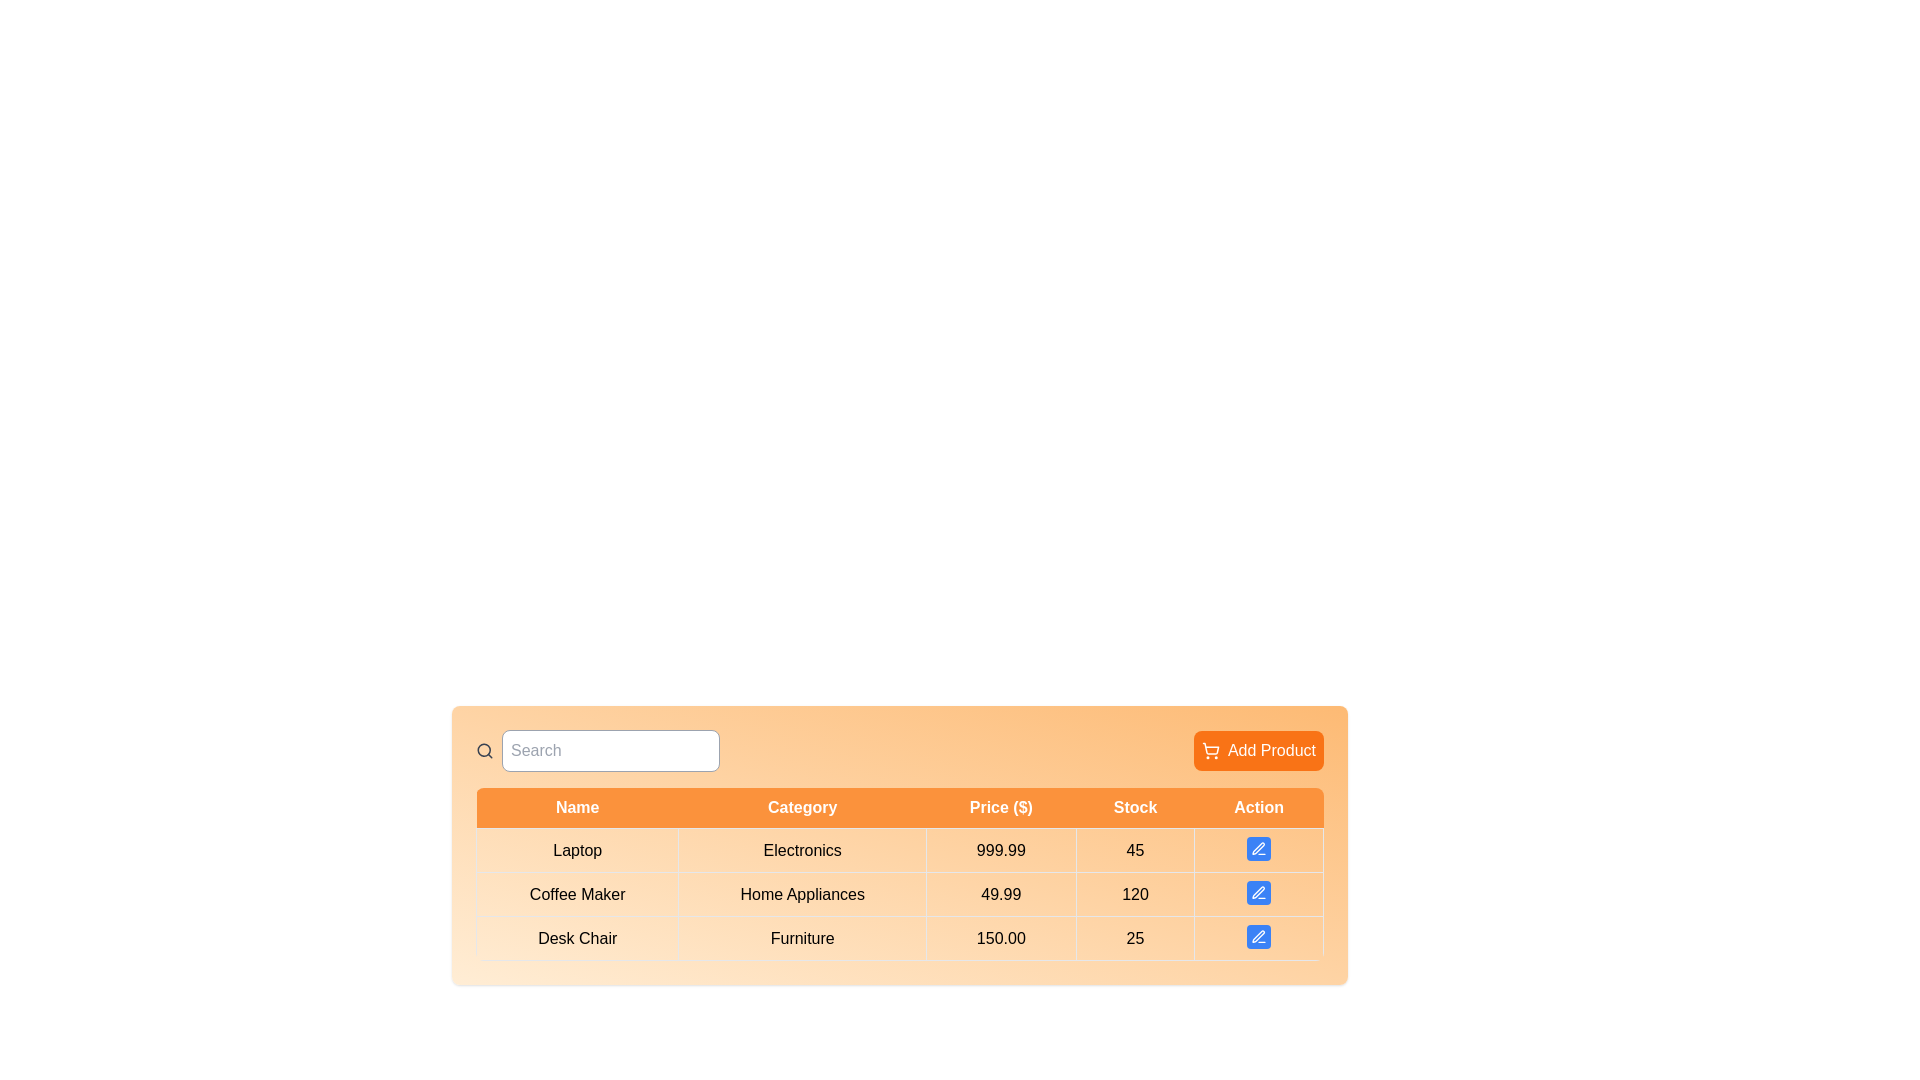 The width and height of the screenshot is (1920, 1080). I want to click on the small blue button with a white pen icon located in the bottom-right section of the table, so click(1258, 850).